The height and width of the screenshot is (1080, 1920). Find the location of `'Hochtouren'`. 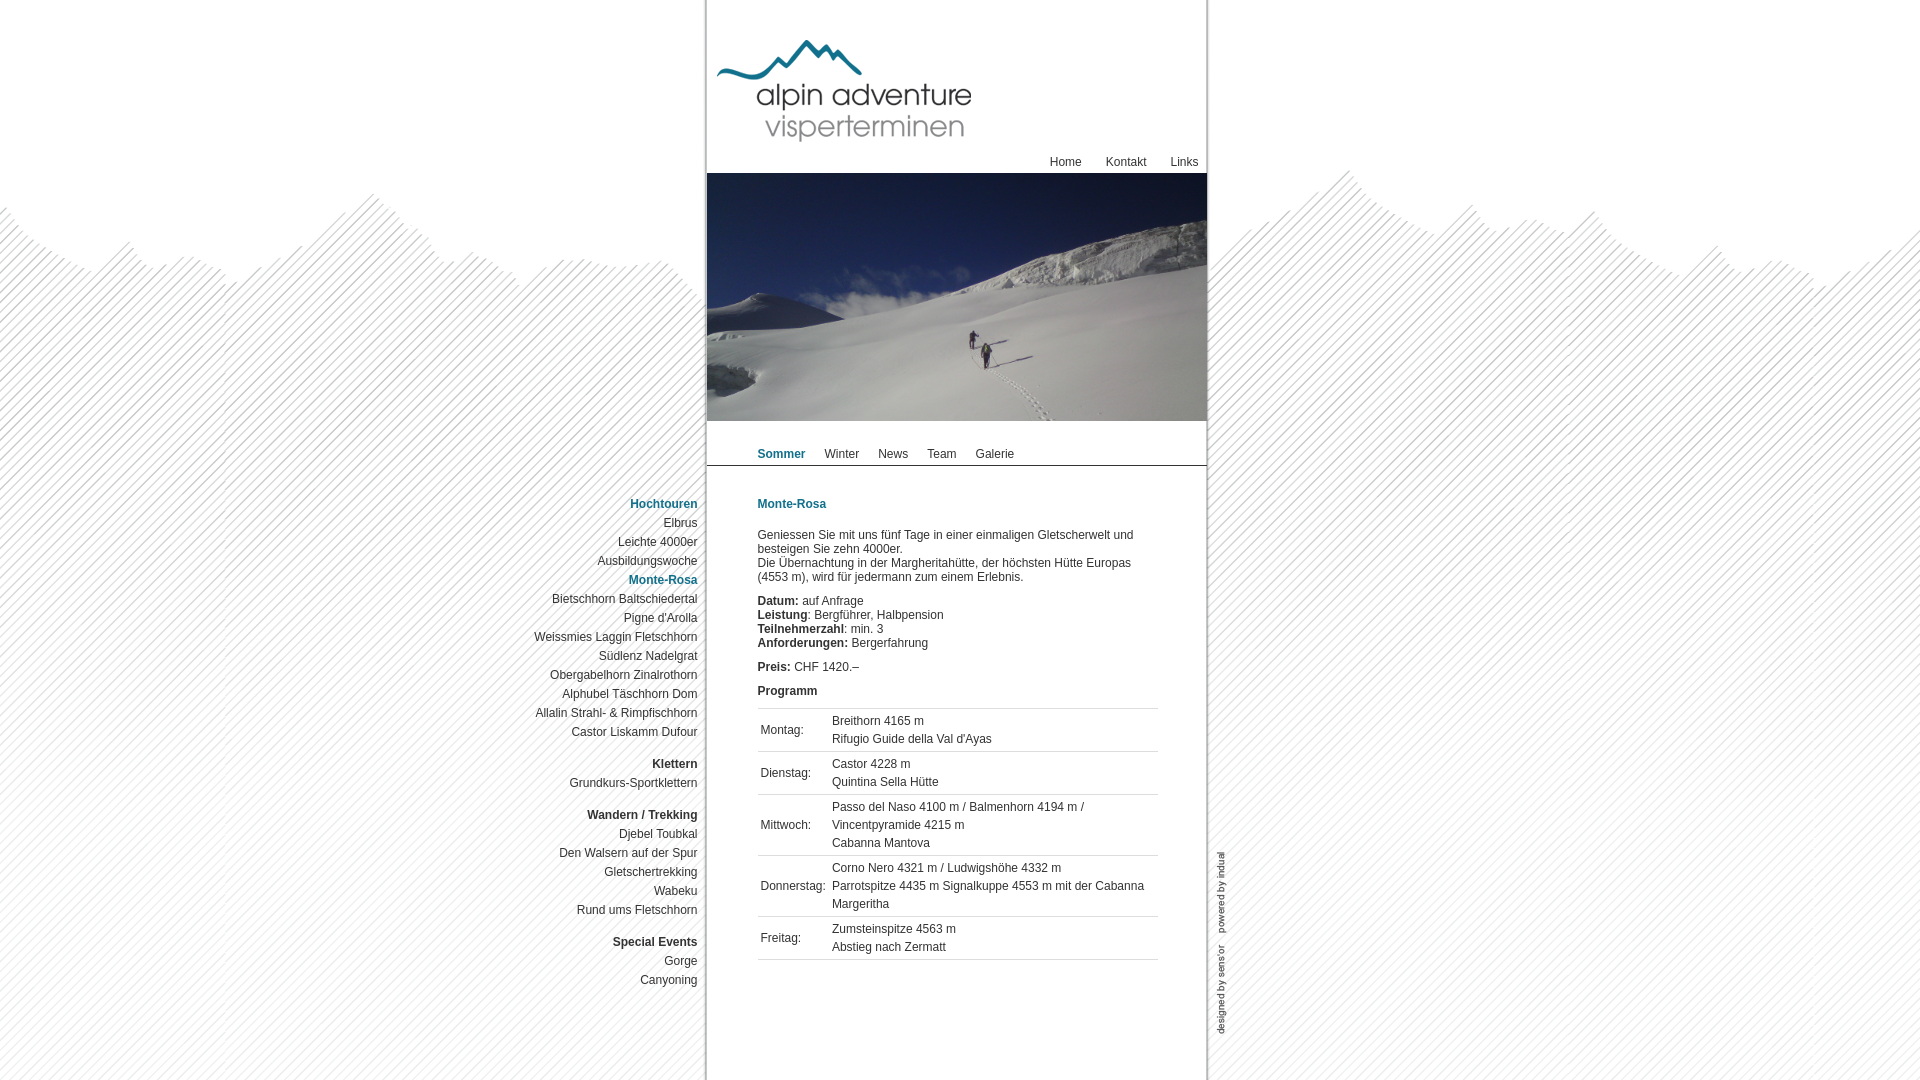

'Hochtouren' is located at coordinates (609, 503).